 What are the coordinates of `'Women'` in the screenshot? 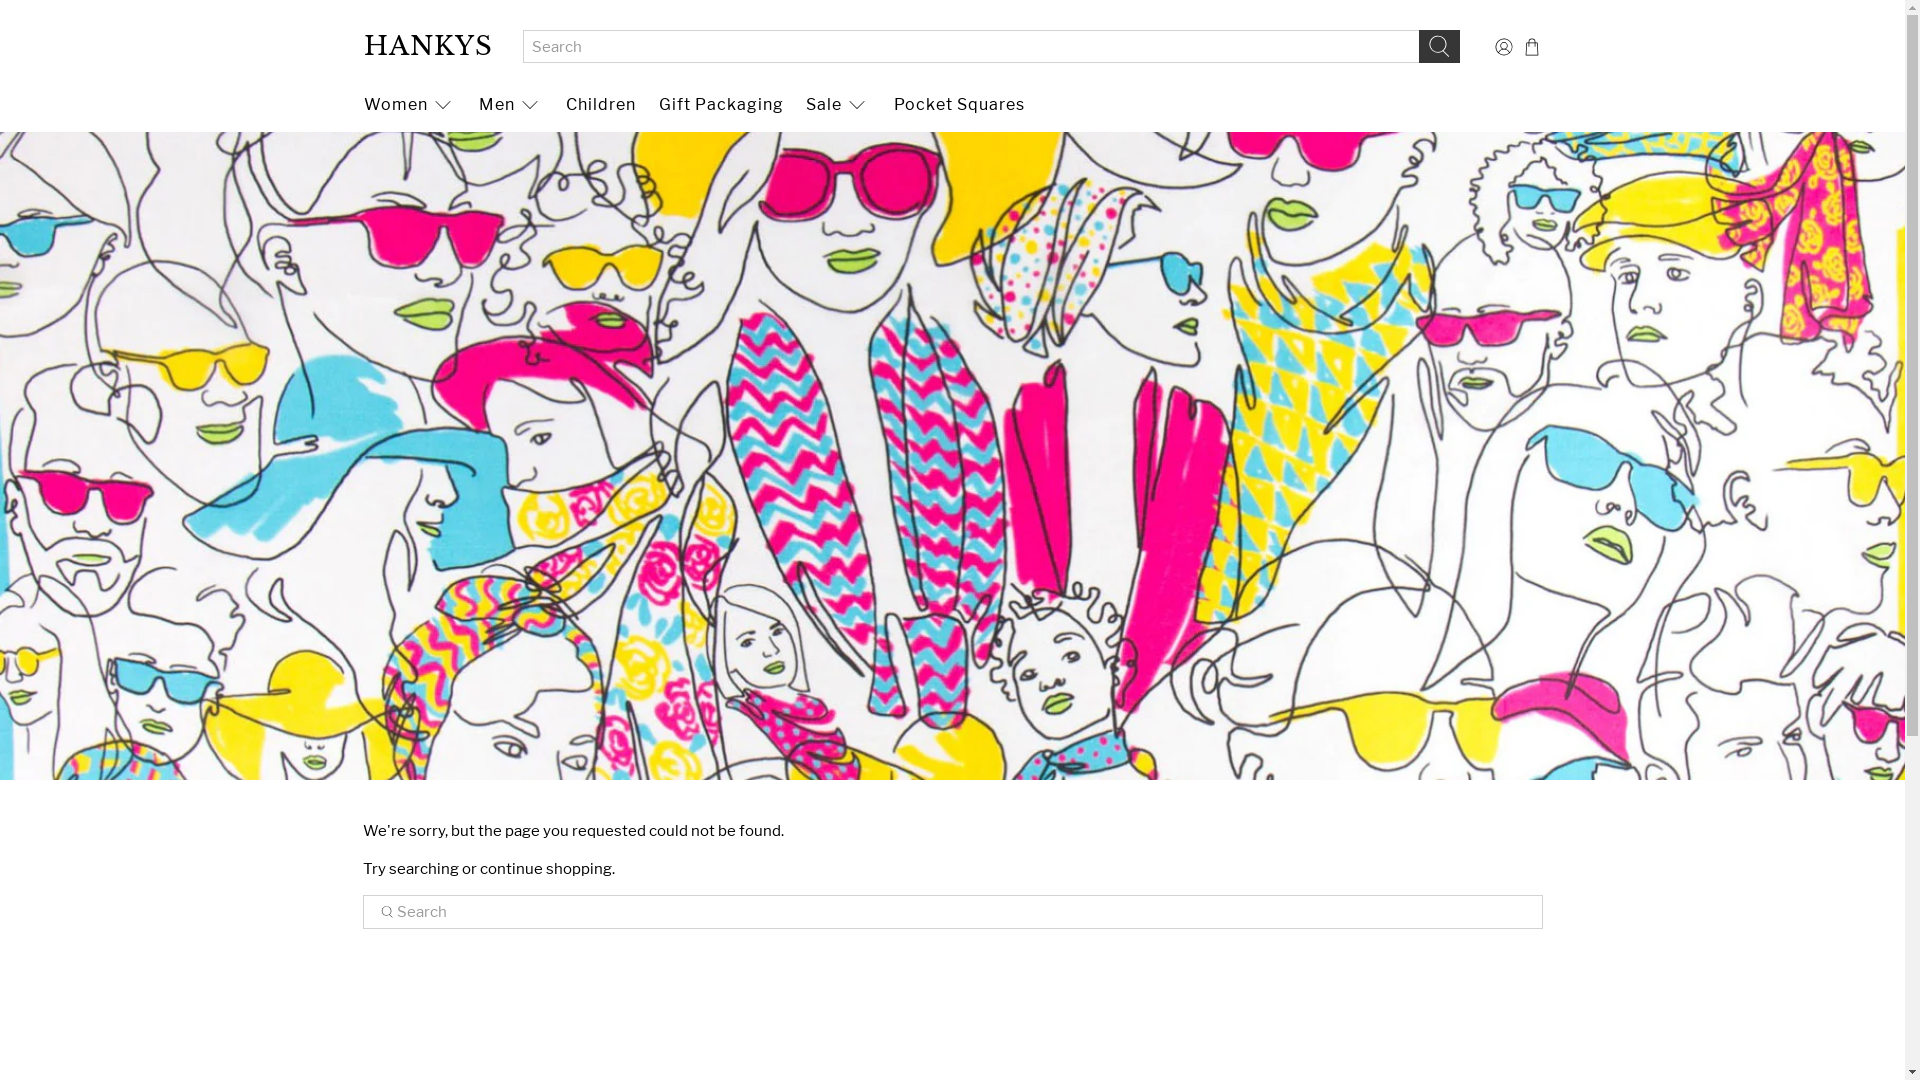 It's located at (408, 104).